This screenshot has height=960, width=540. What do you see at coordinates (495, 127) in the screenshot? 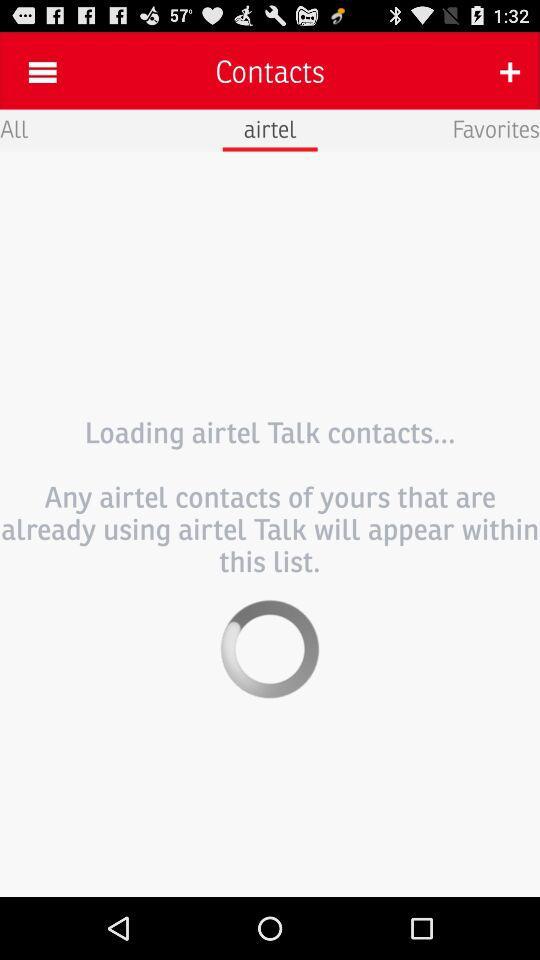
I see `the icon next to the airtel icon` at bounding box center [495, 127].